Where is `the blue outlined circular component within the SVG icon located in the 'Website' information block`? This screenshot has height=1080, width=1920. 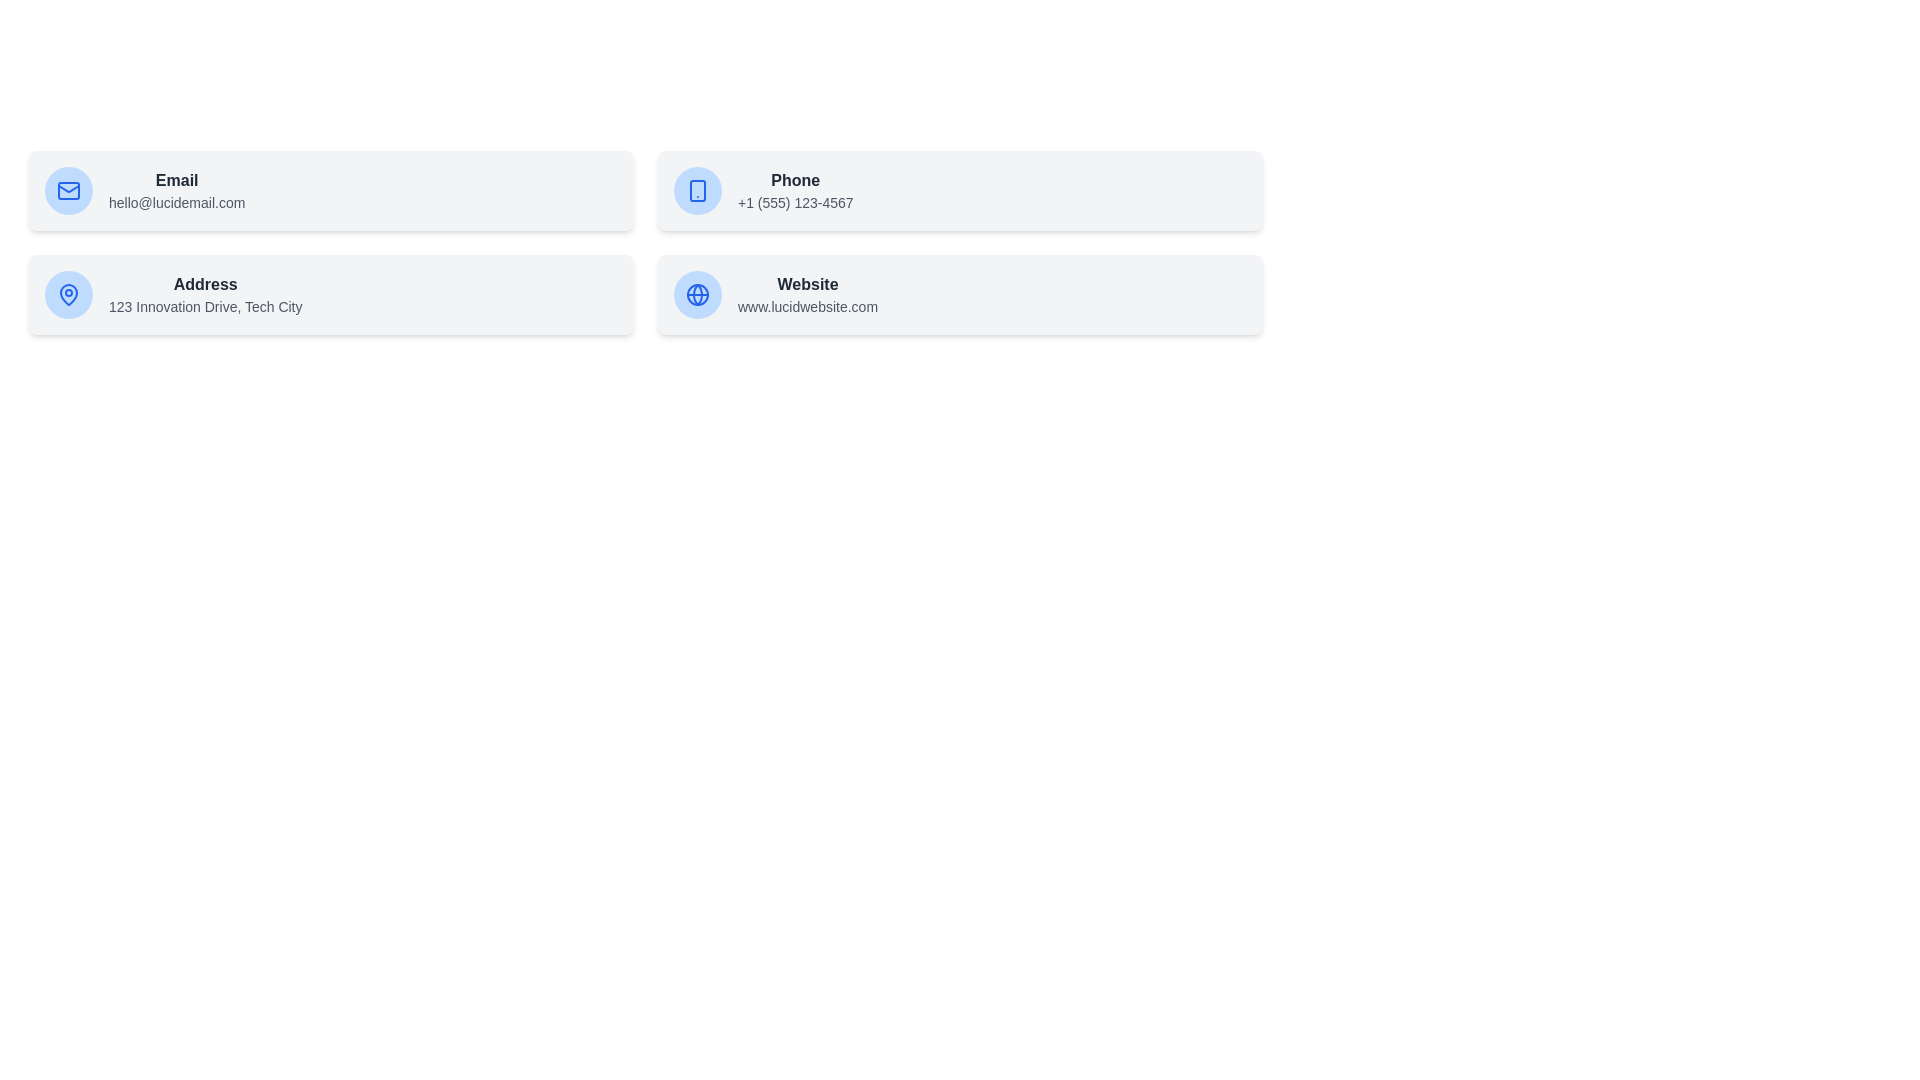 the blue outlined circular component within the SVG icon located in the 'Website' information block is located at coordinates (697, 294).